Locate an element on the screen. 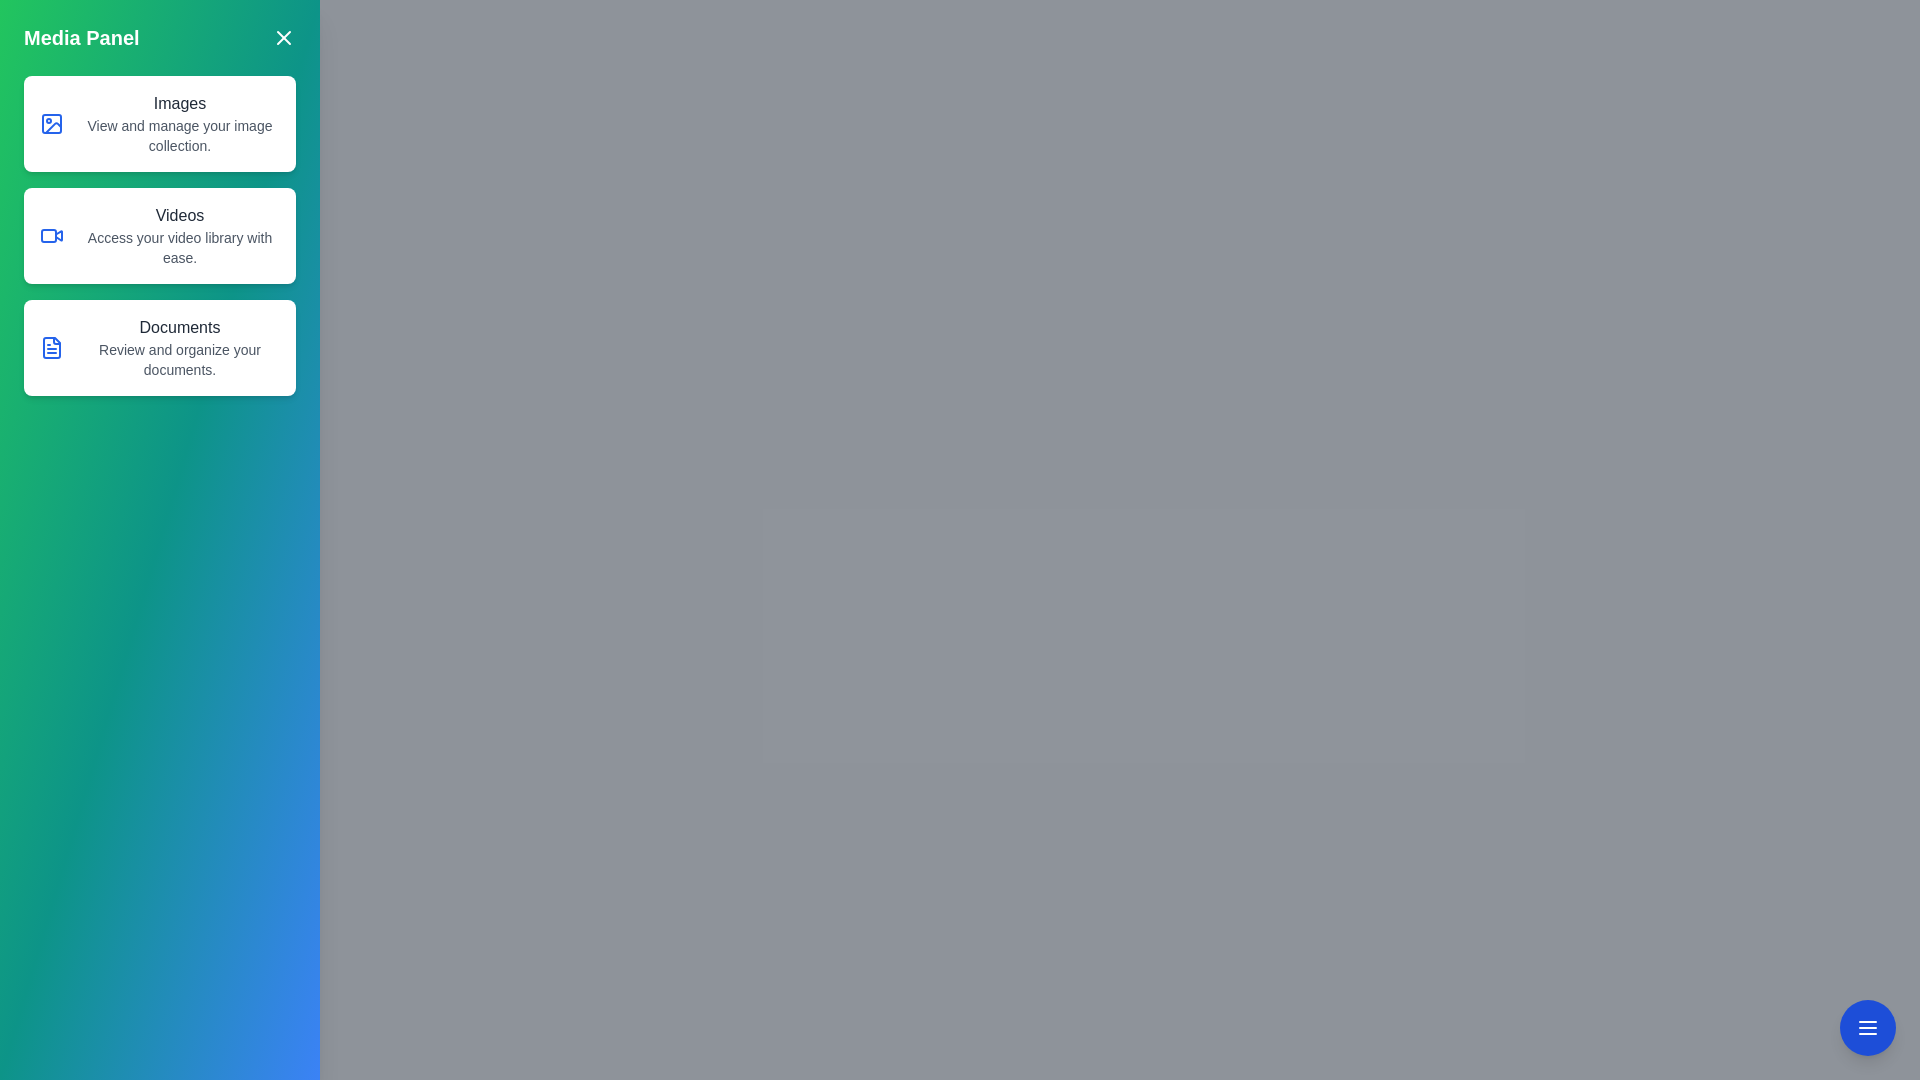  title of the Text Label that displays 'Media Panel' in bold, larger font on the left side of the header area is located at coordinates (80, 38).